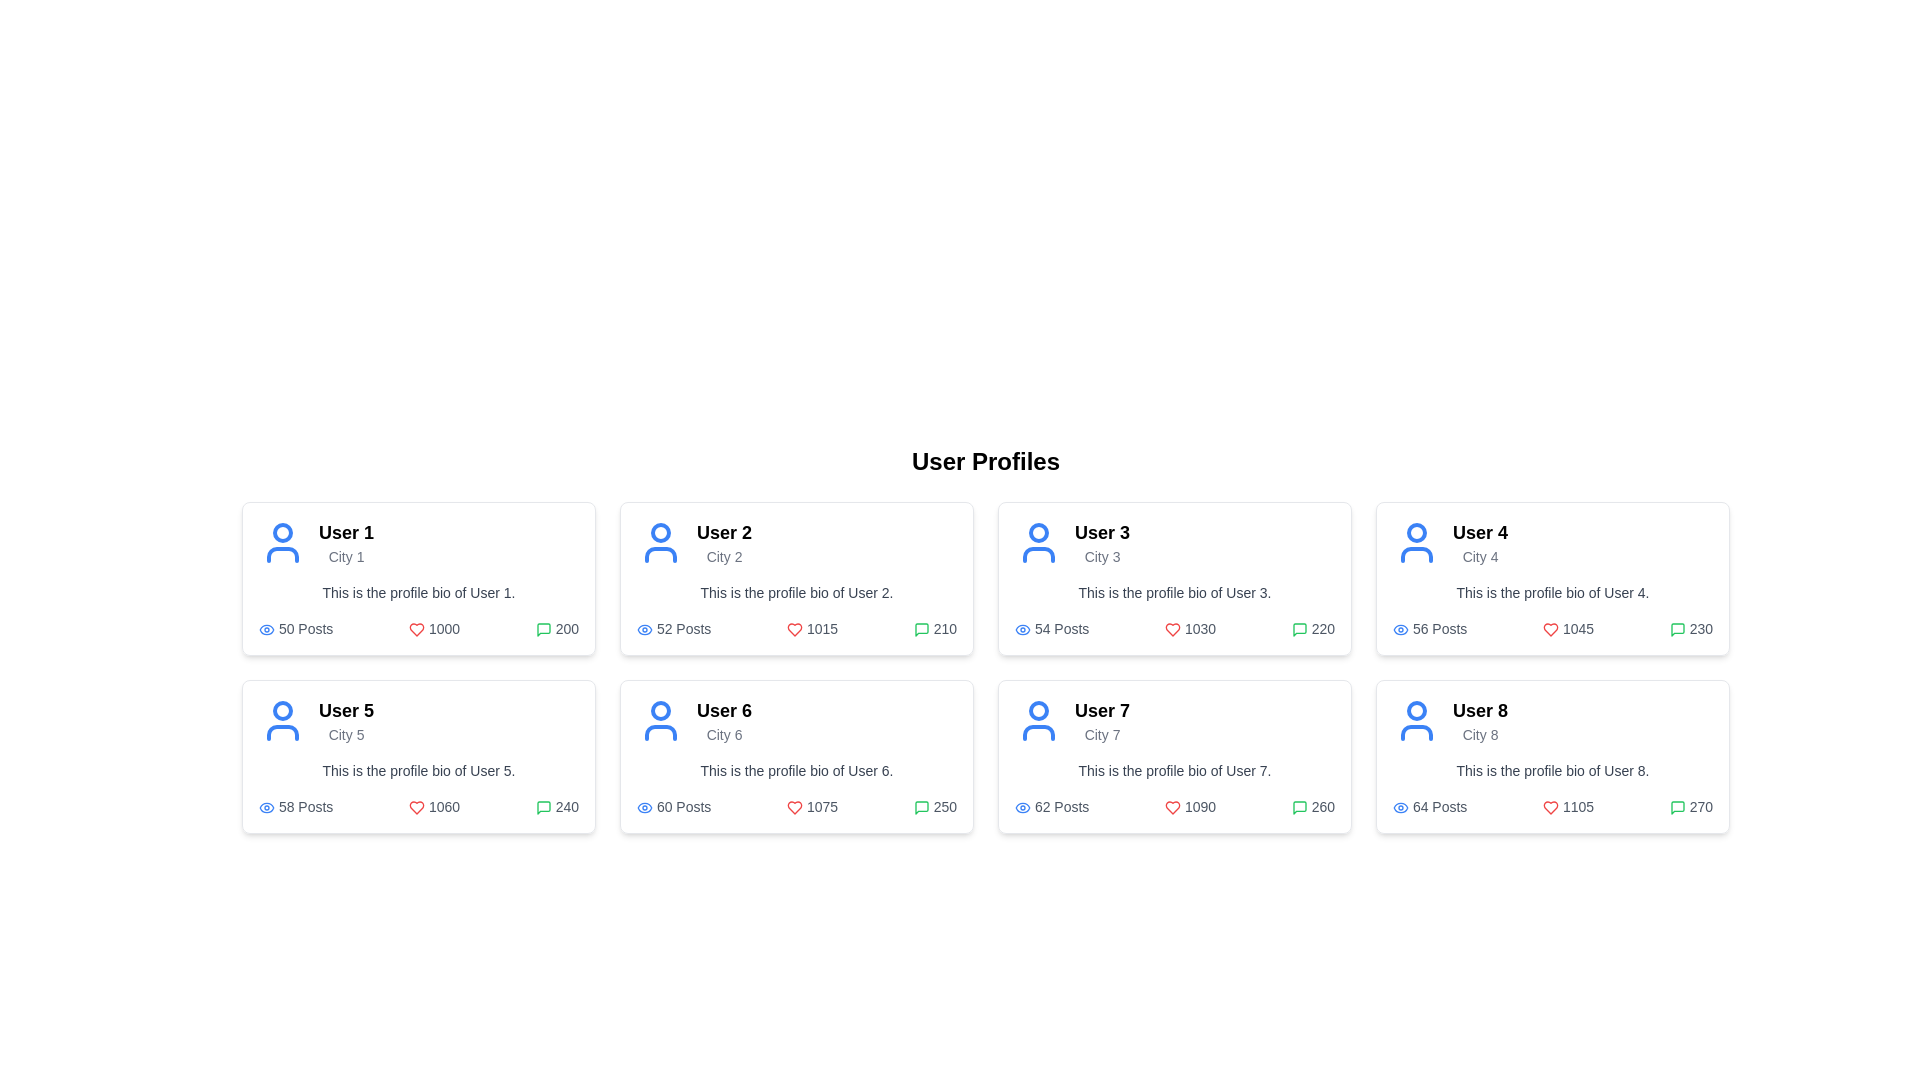 This screenshot has width=1920, height=1080. Describe the element at coordinates (1549, 807) in the screenshot. I see `the heart-shaped 'like' icon located at the bottom center of 'User 8's card, adjacent to the likes counter displaying '1105'` at that location.